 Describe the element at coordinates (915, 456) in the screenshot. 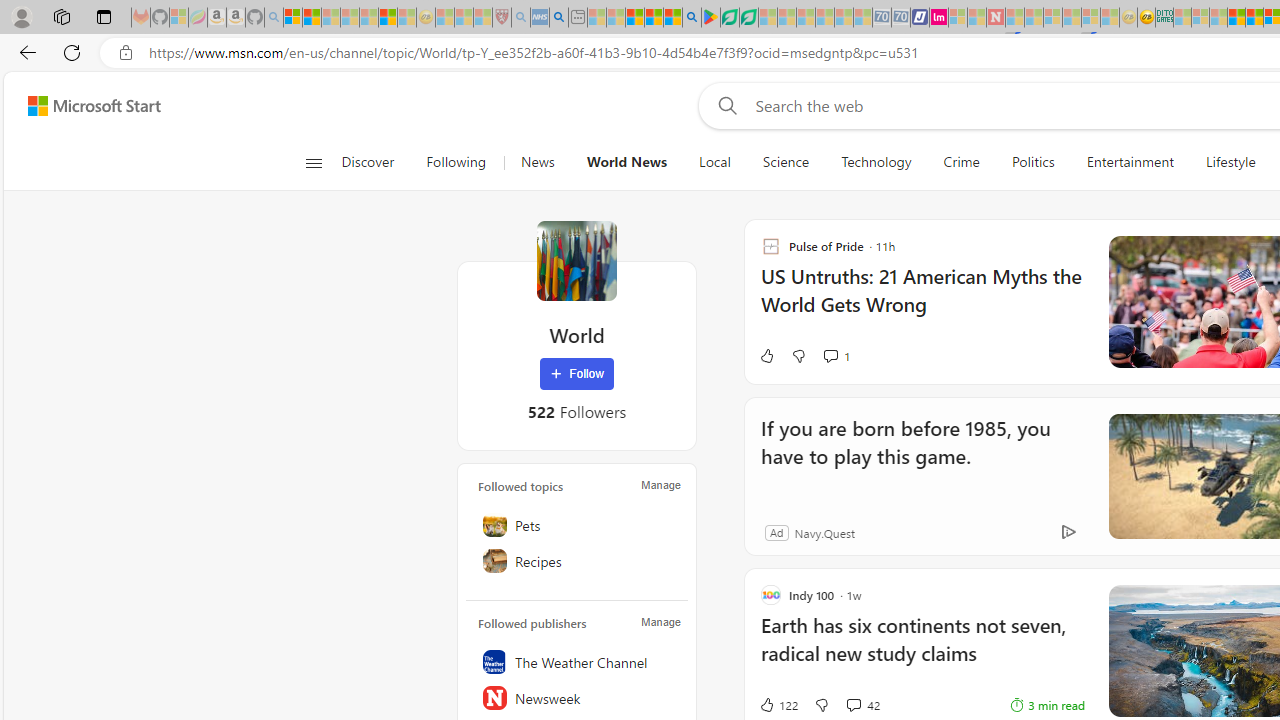

I see `'If you are born before 1985, you have to play this game.'` at that location.